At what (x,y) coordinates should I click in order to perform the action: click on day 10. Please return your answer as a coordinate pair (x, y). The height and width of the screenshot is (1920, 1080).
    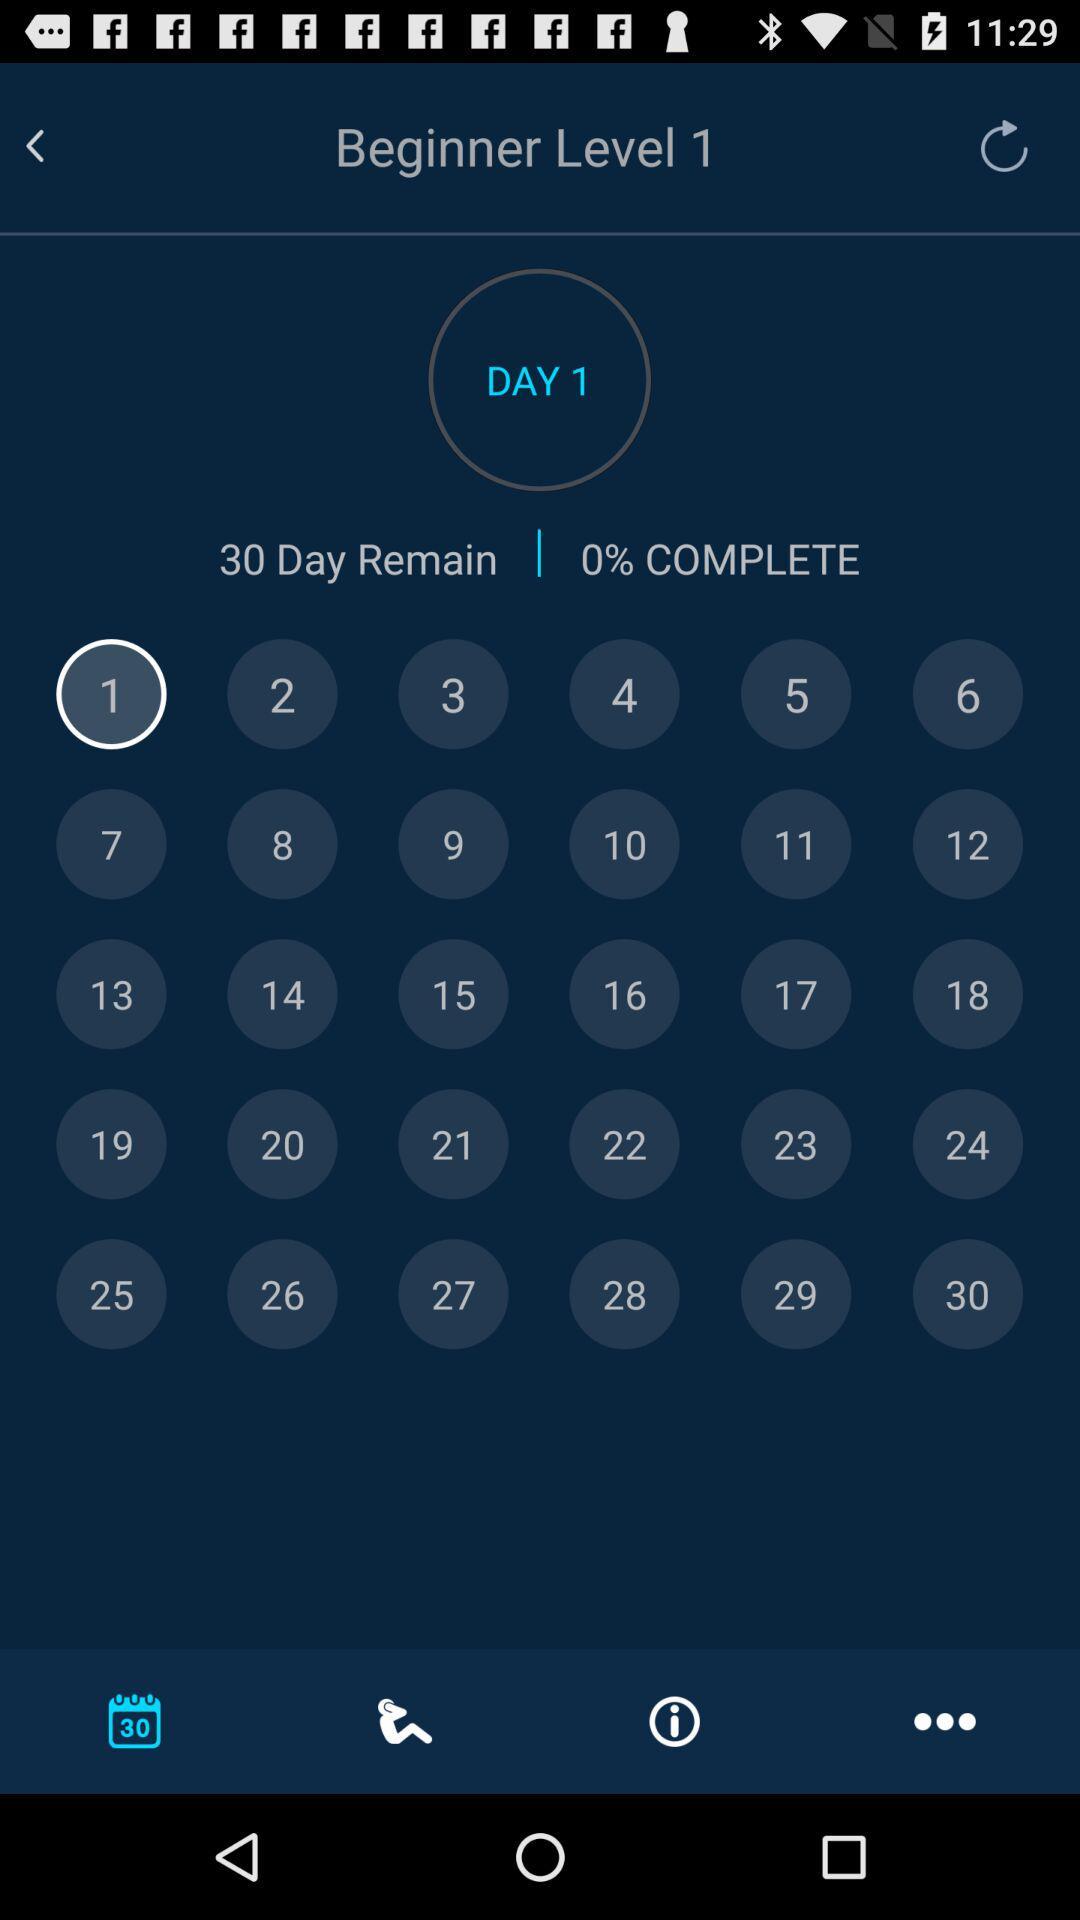
    Looking at the image, I should click on (623, 844).